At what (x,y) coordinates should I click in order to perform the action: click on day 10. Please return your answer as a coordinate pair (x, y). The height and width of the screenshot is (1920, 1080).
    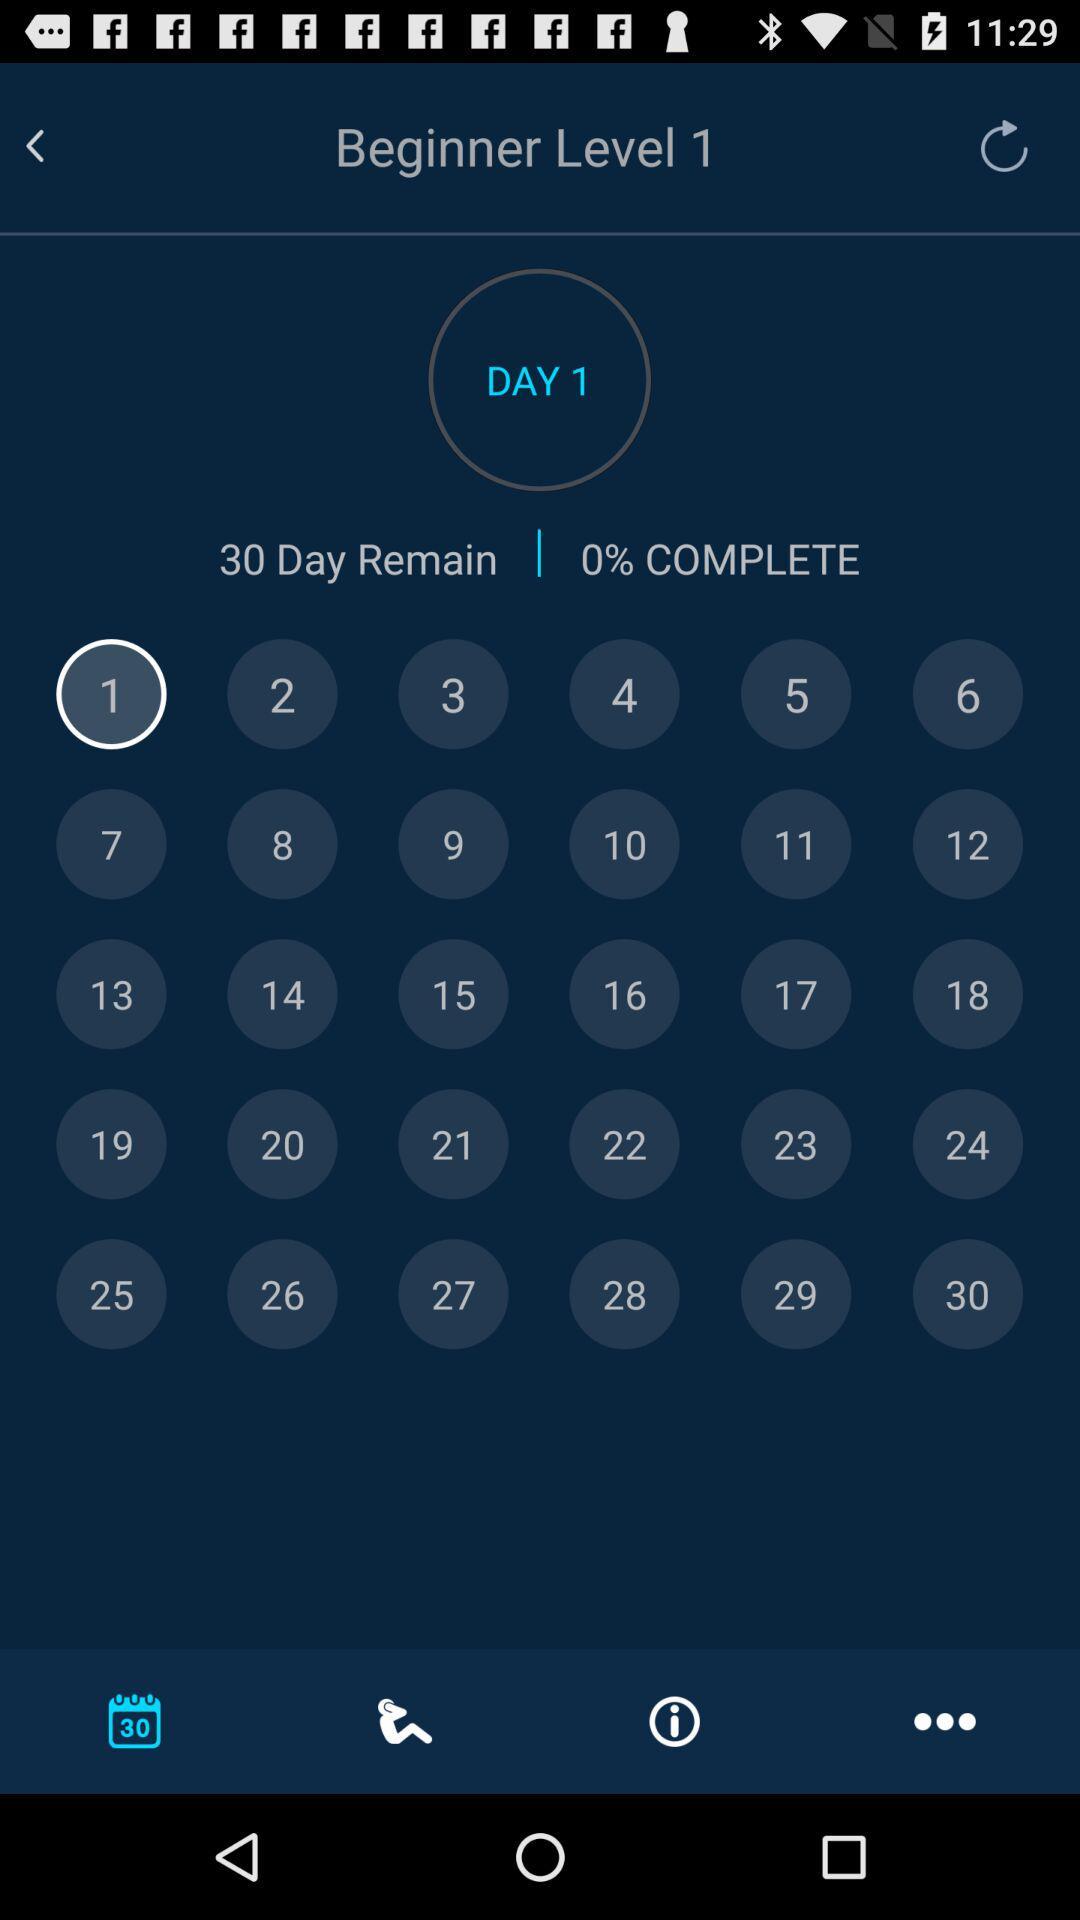
    Looking at the image, I should click on (623, 844).